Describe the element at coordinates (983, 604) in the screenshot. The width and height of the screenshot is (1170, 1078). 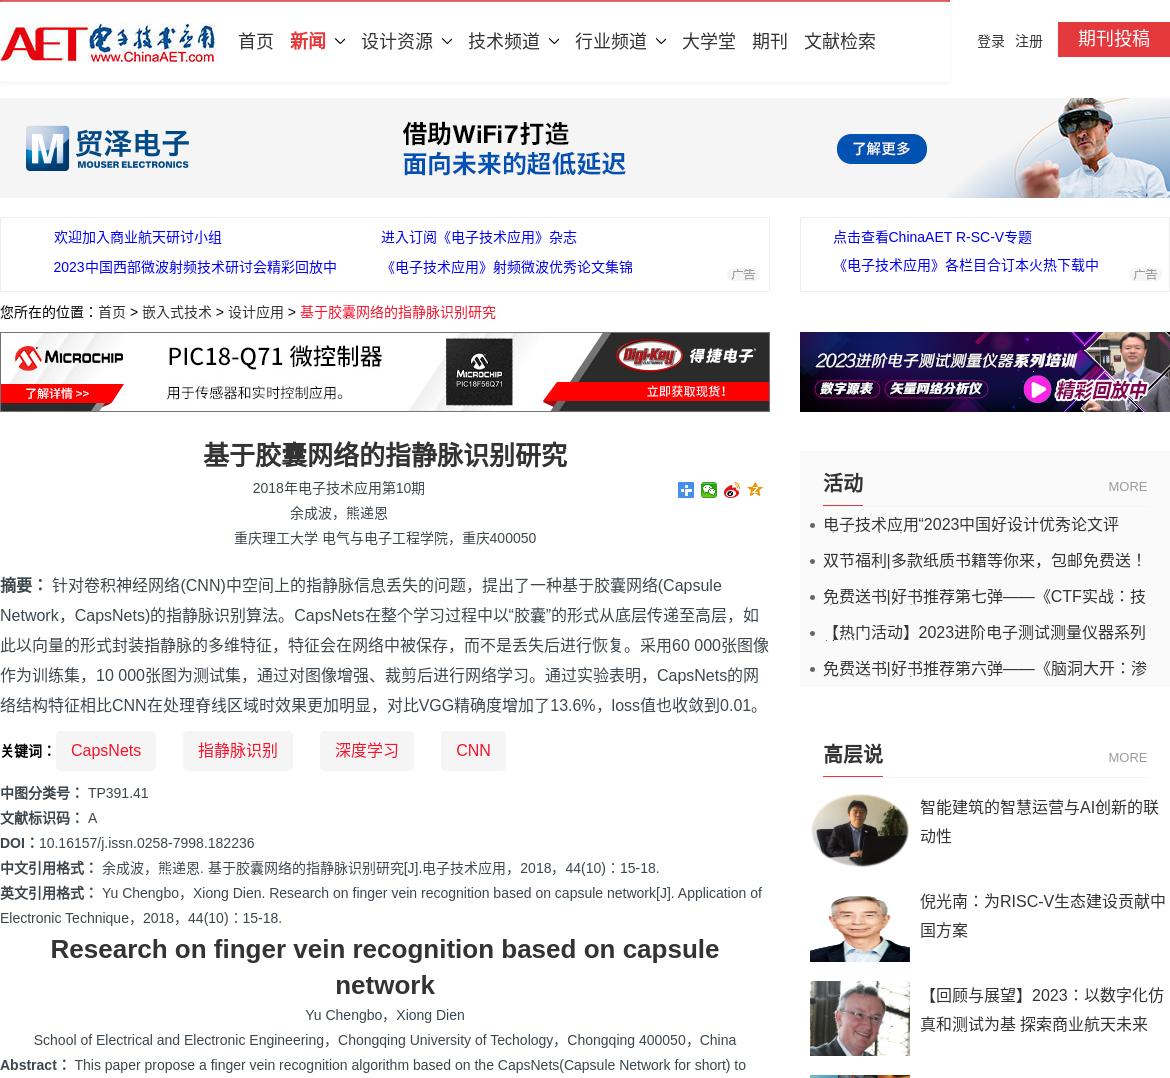
I see `'免费送书|好书推荐第七弹——《CTF实战：技术、解题与进阶》'` at that location.